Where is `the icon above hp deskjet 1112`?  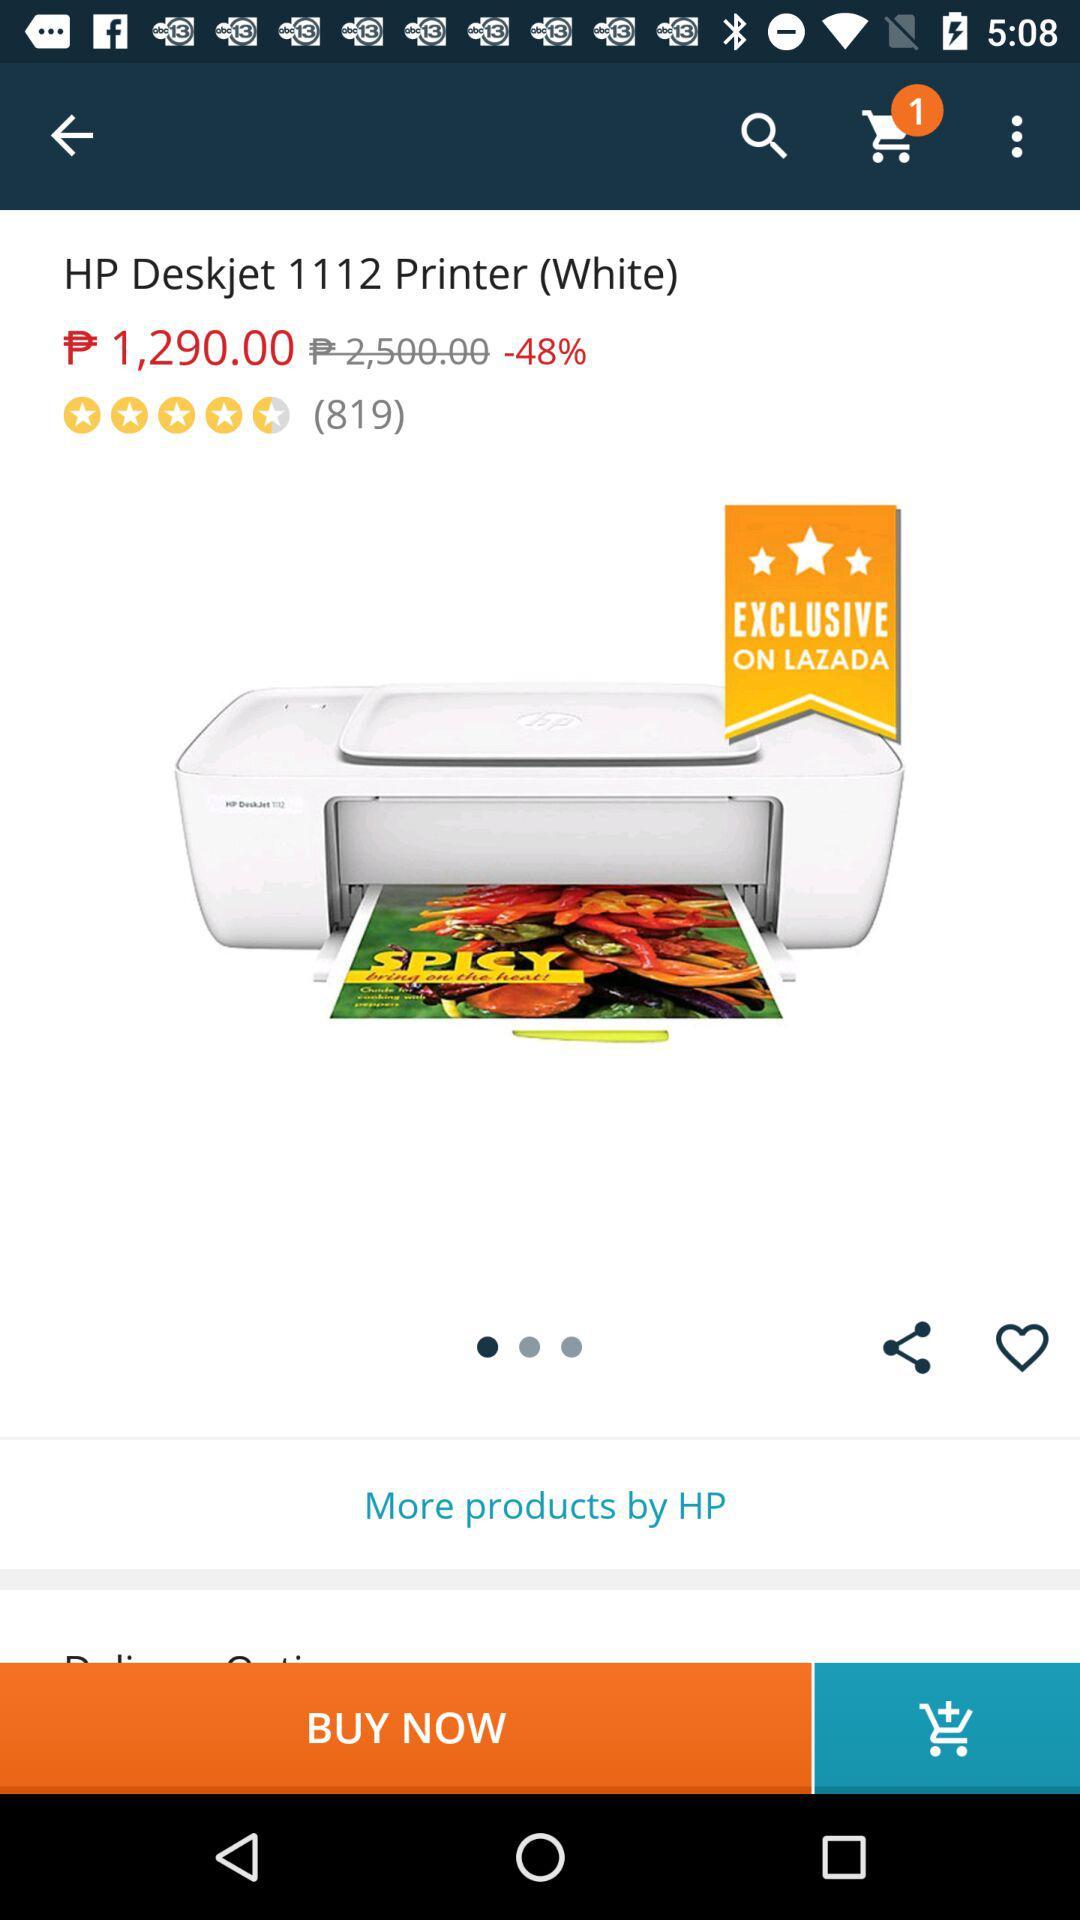
the icon above hp deskjet 1112 is located at coordinates (72, 135).